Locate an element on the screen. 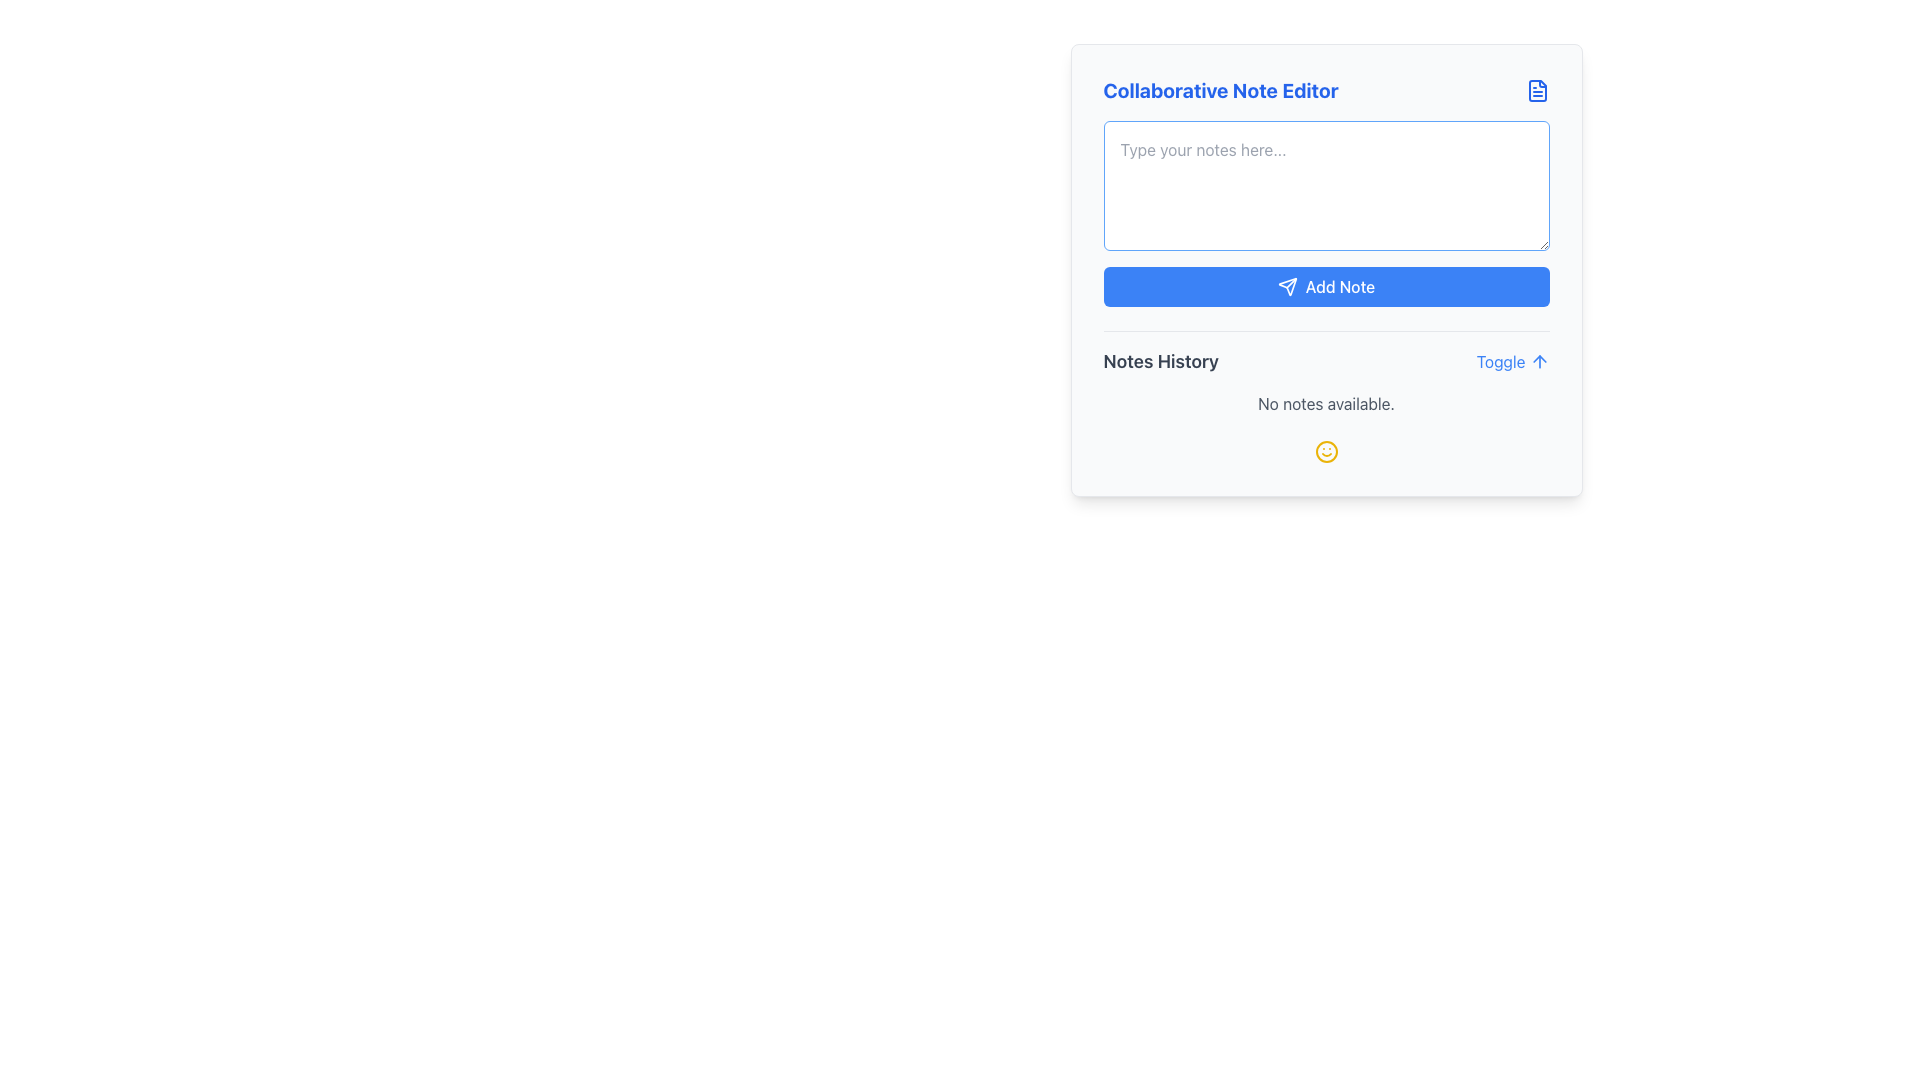 This screenshot has height=1080, width=1920. the informational section that displays the message 'No notes available' located below the 'Add Note' button in the 'Collaborative Note Editor' card is located at coordinates (1326, 373).